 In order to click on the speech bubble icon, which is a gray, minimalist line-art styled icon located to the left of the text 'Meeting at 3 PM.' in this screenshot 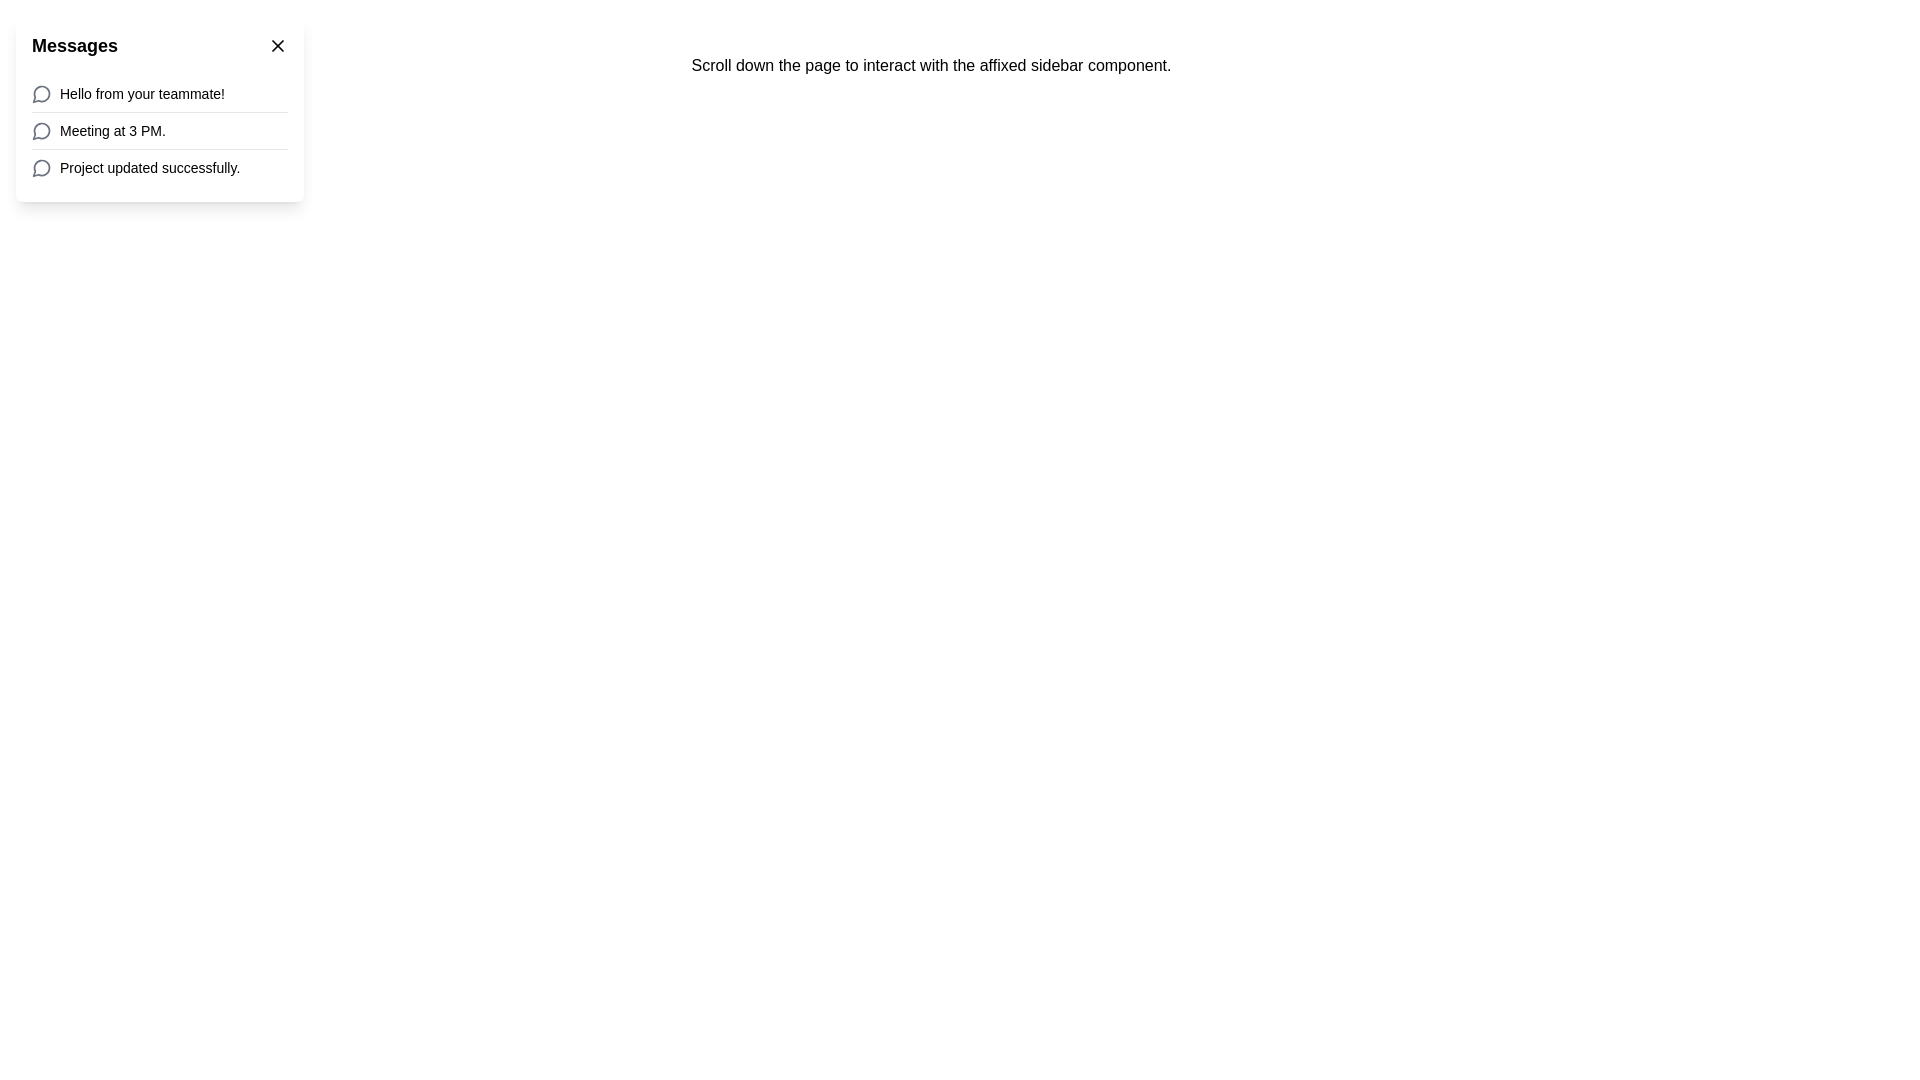, I will do `click(42, 131)`.